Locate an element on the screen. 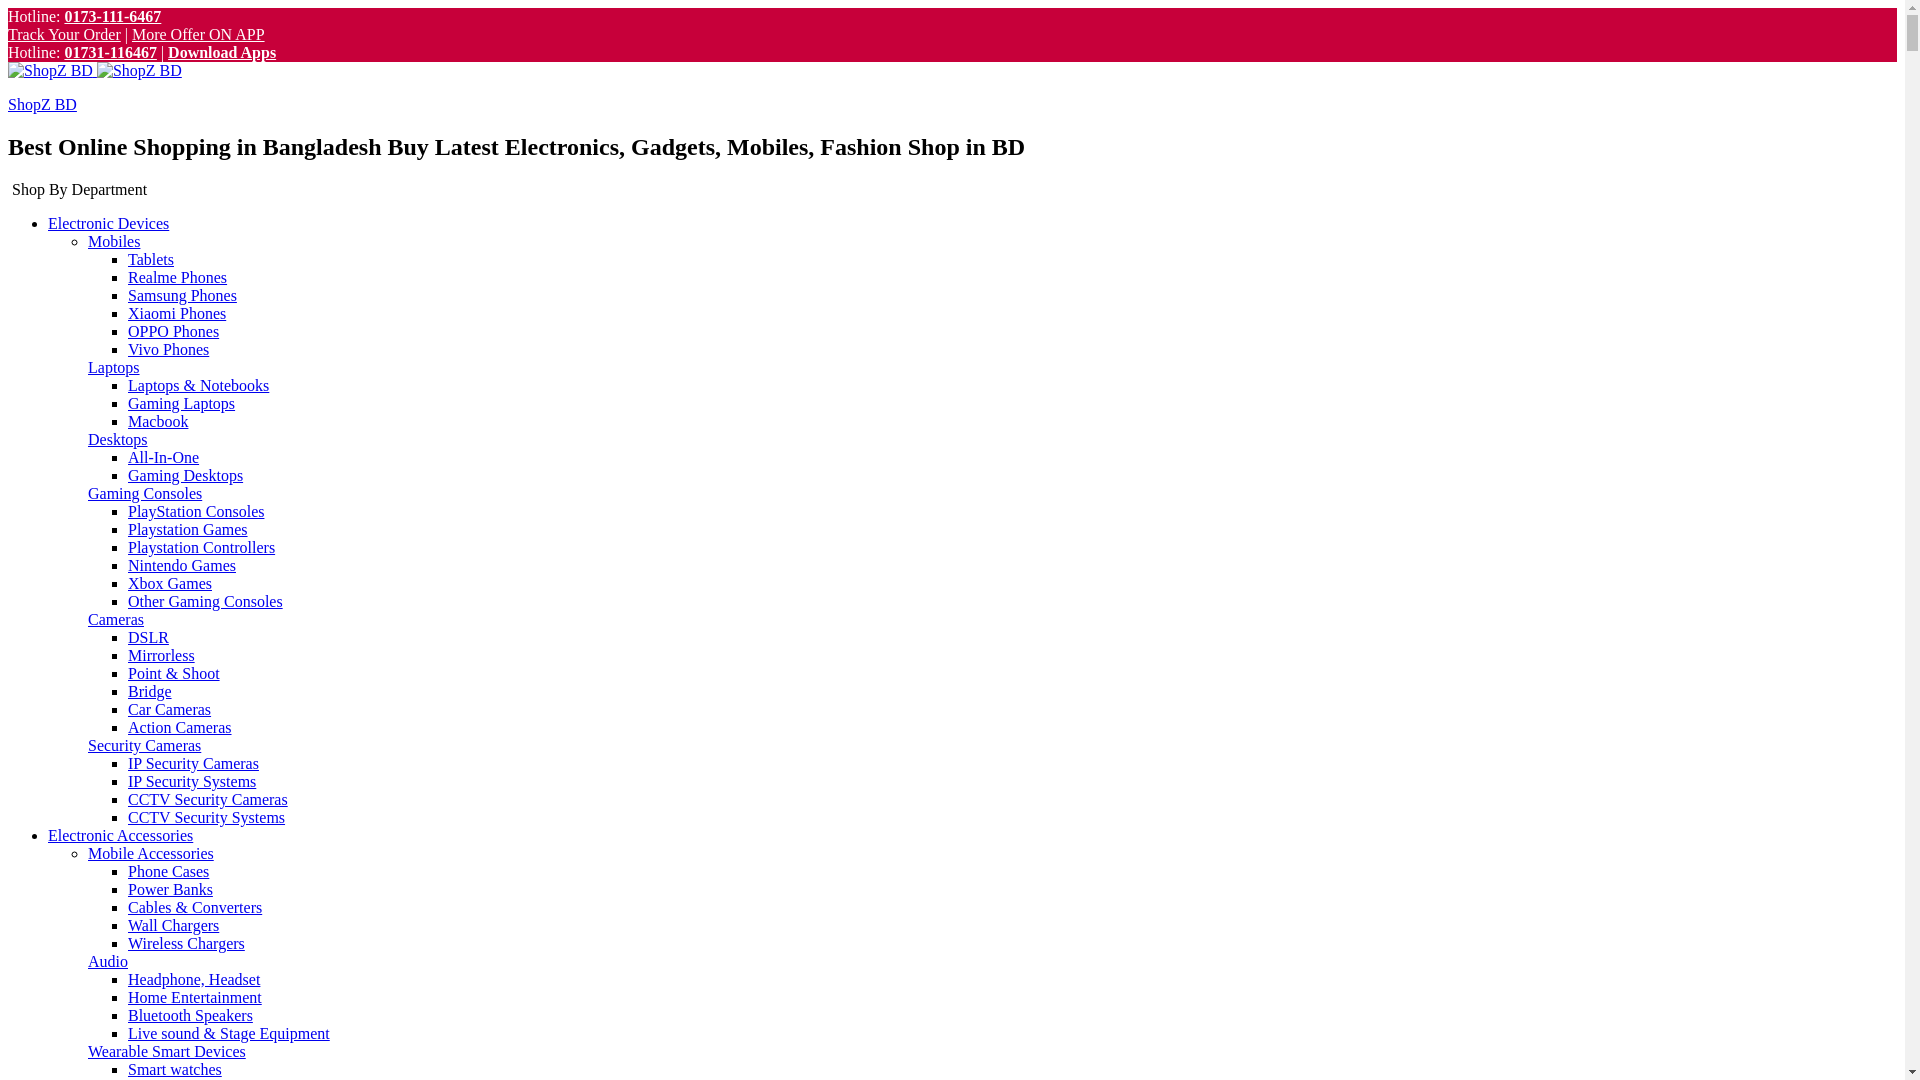  'Gaming Consoles' is located at coordinates (143, 493).